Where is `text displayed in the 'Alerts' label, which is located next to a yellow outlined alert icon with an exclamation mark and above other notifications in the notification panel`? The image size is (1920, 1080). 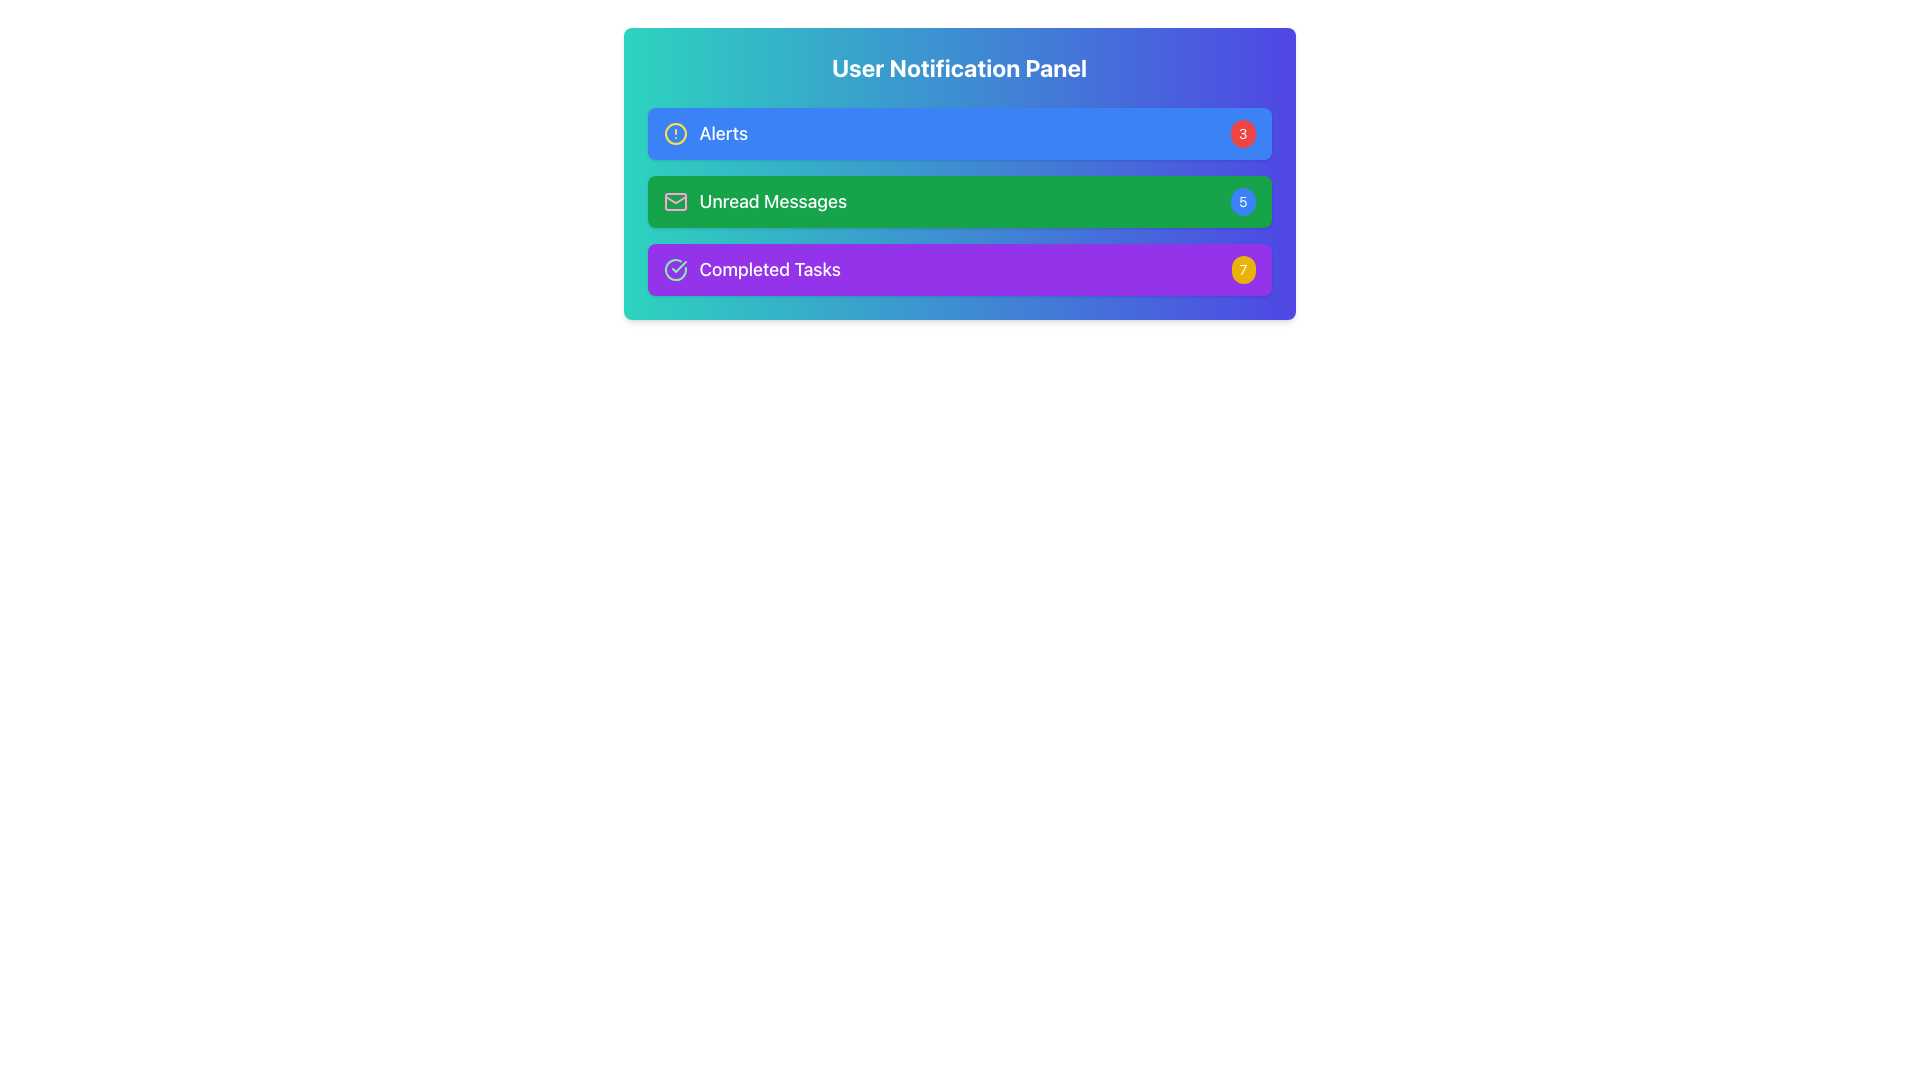
text displayed in the 'Alerts' label, which is located next to a yellow outlined alert icon with an exclamation mark and above other notifications in the notification panel is located at coordinates (705, 134).